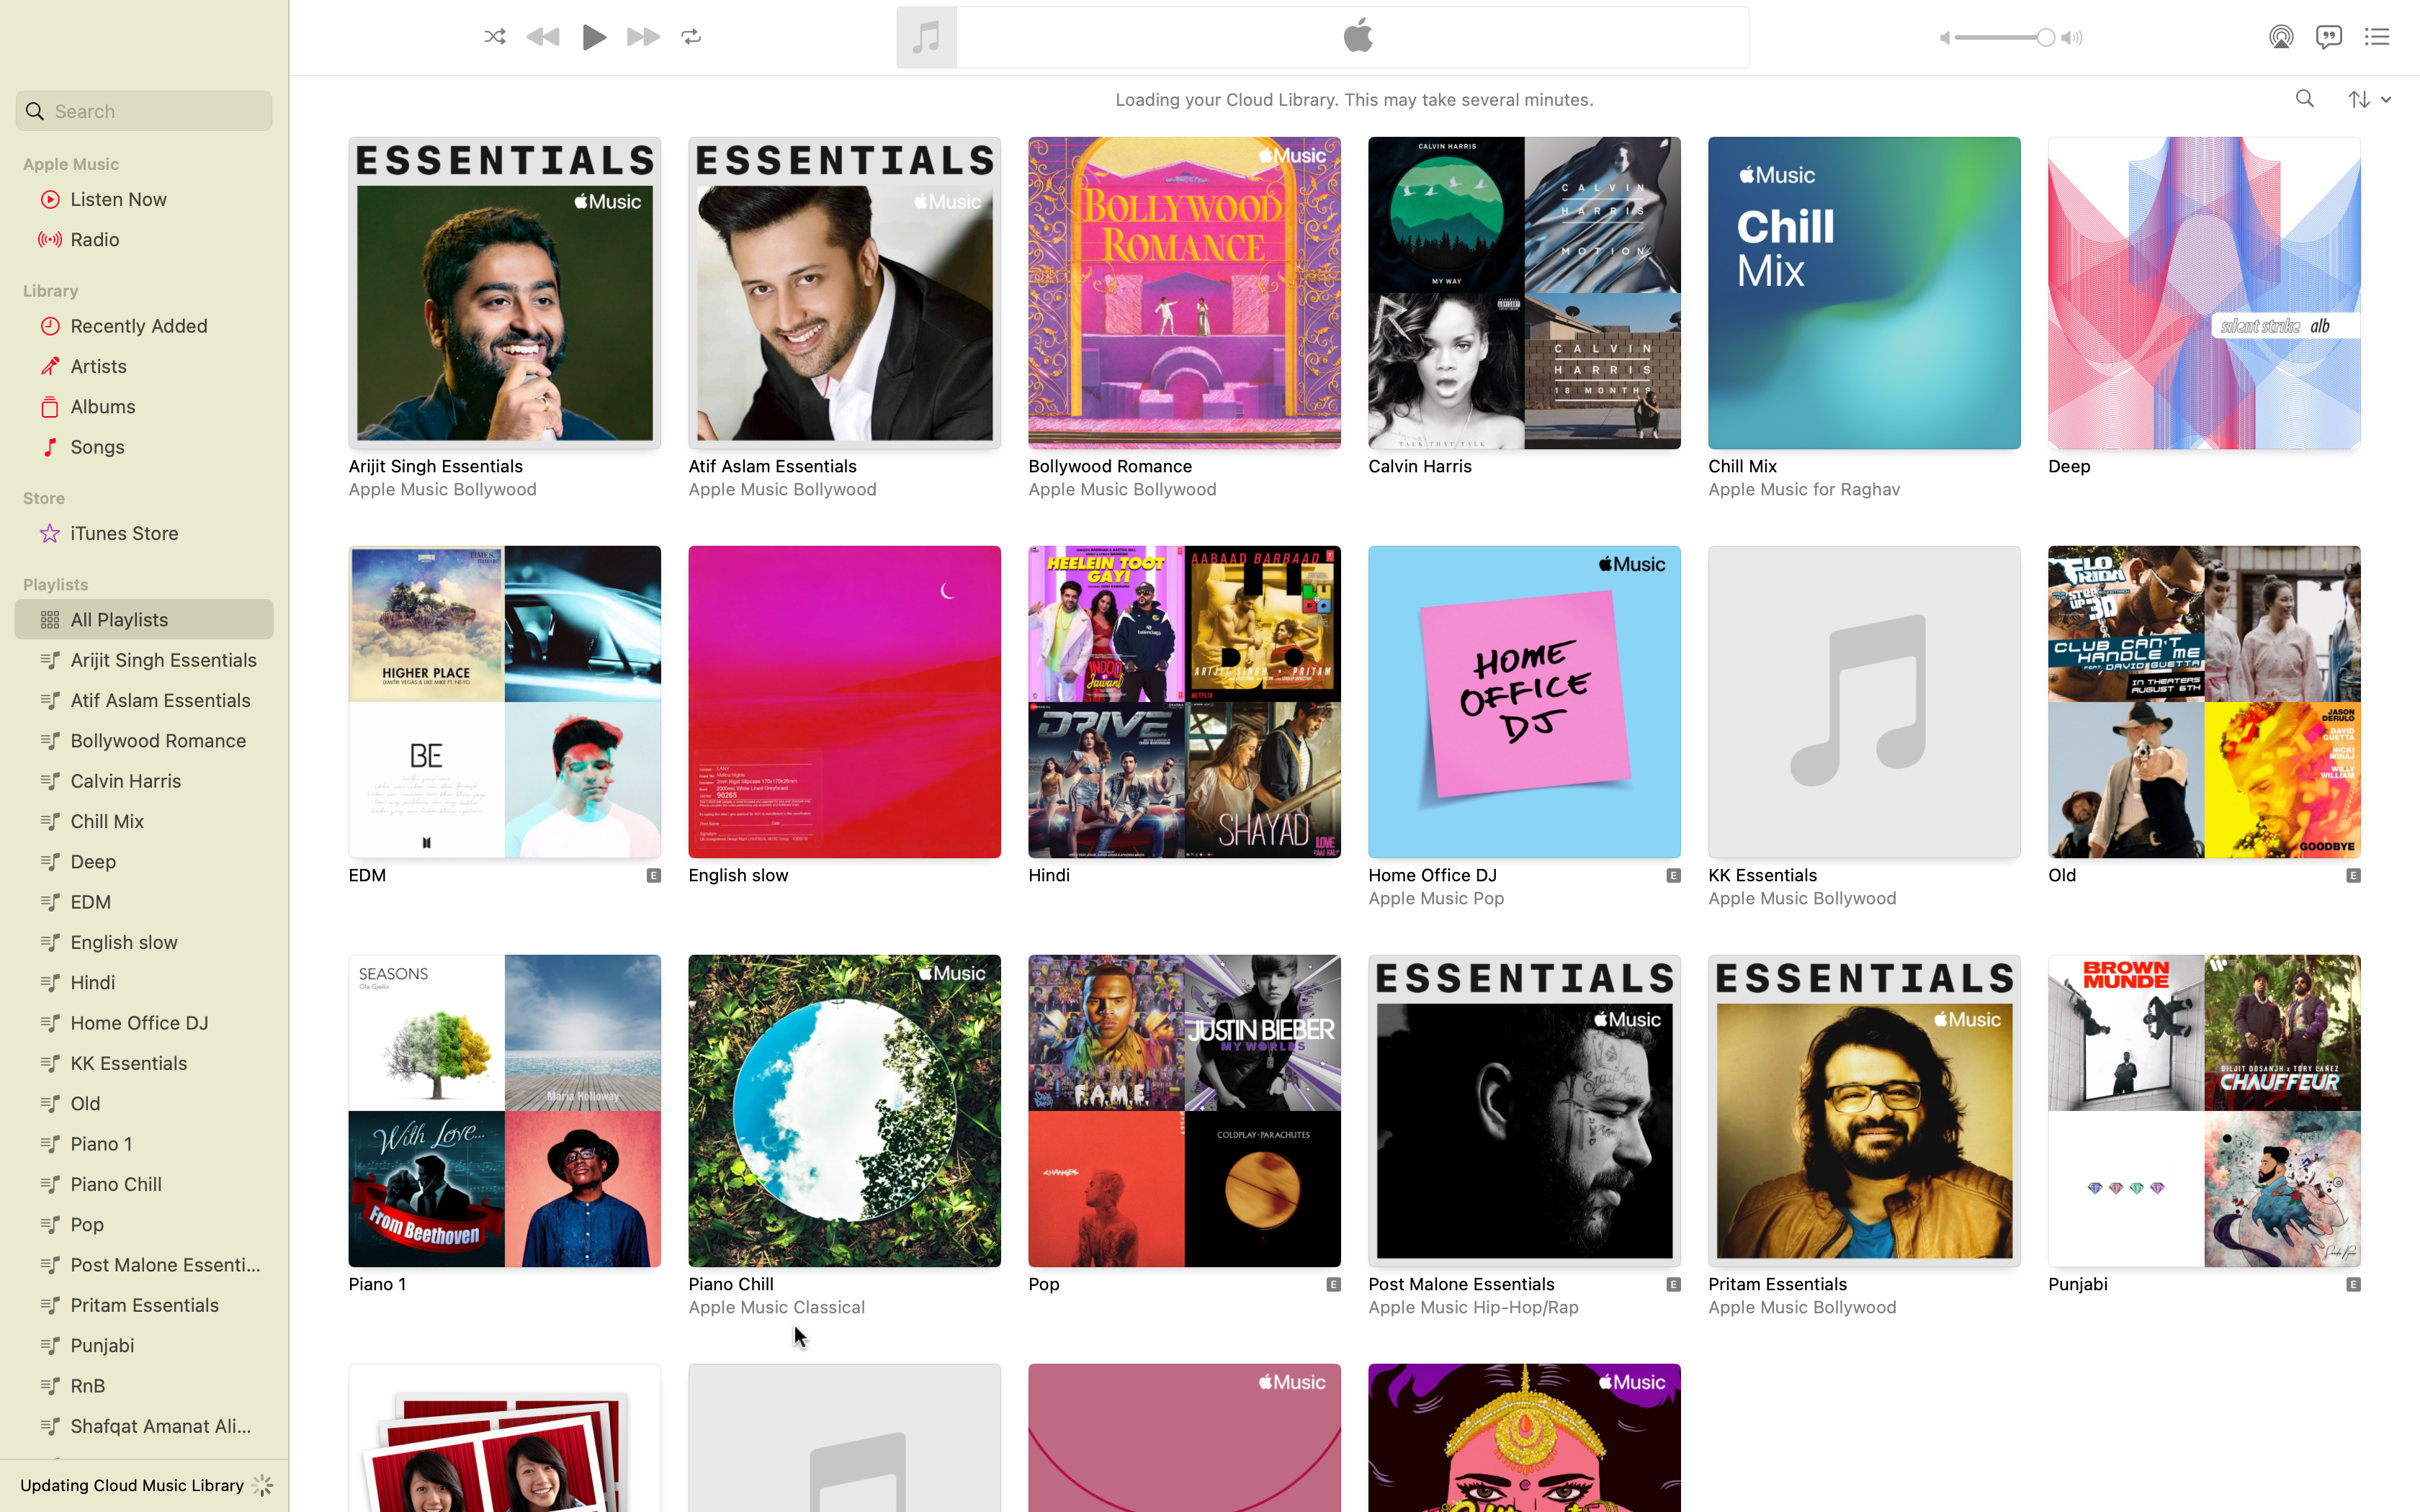 The width and height of the screenshot is (2420, 1512). What do you see at coordinates (843, 721) in the screenshot?
I see `Verify the playlist titled English Slow` at bounding box center [843, 721].